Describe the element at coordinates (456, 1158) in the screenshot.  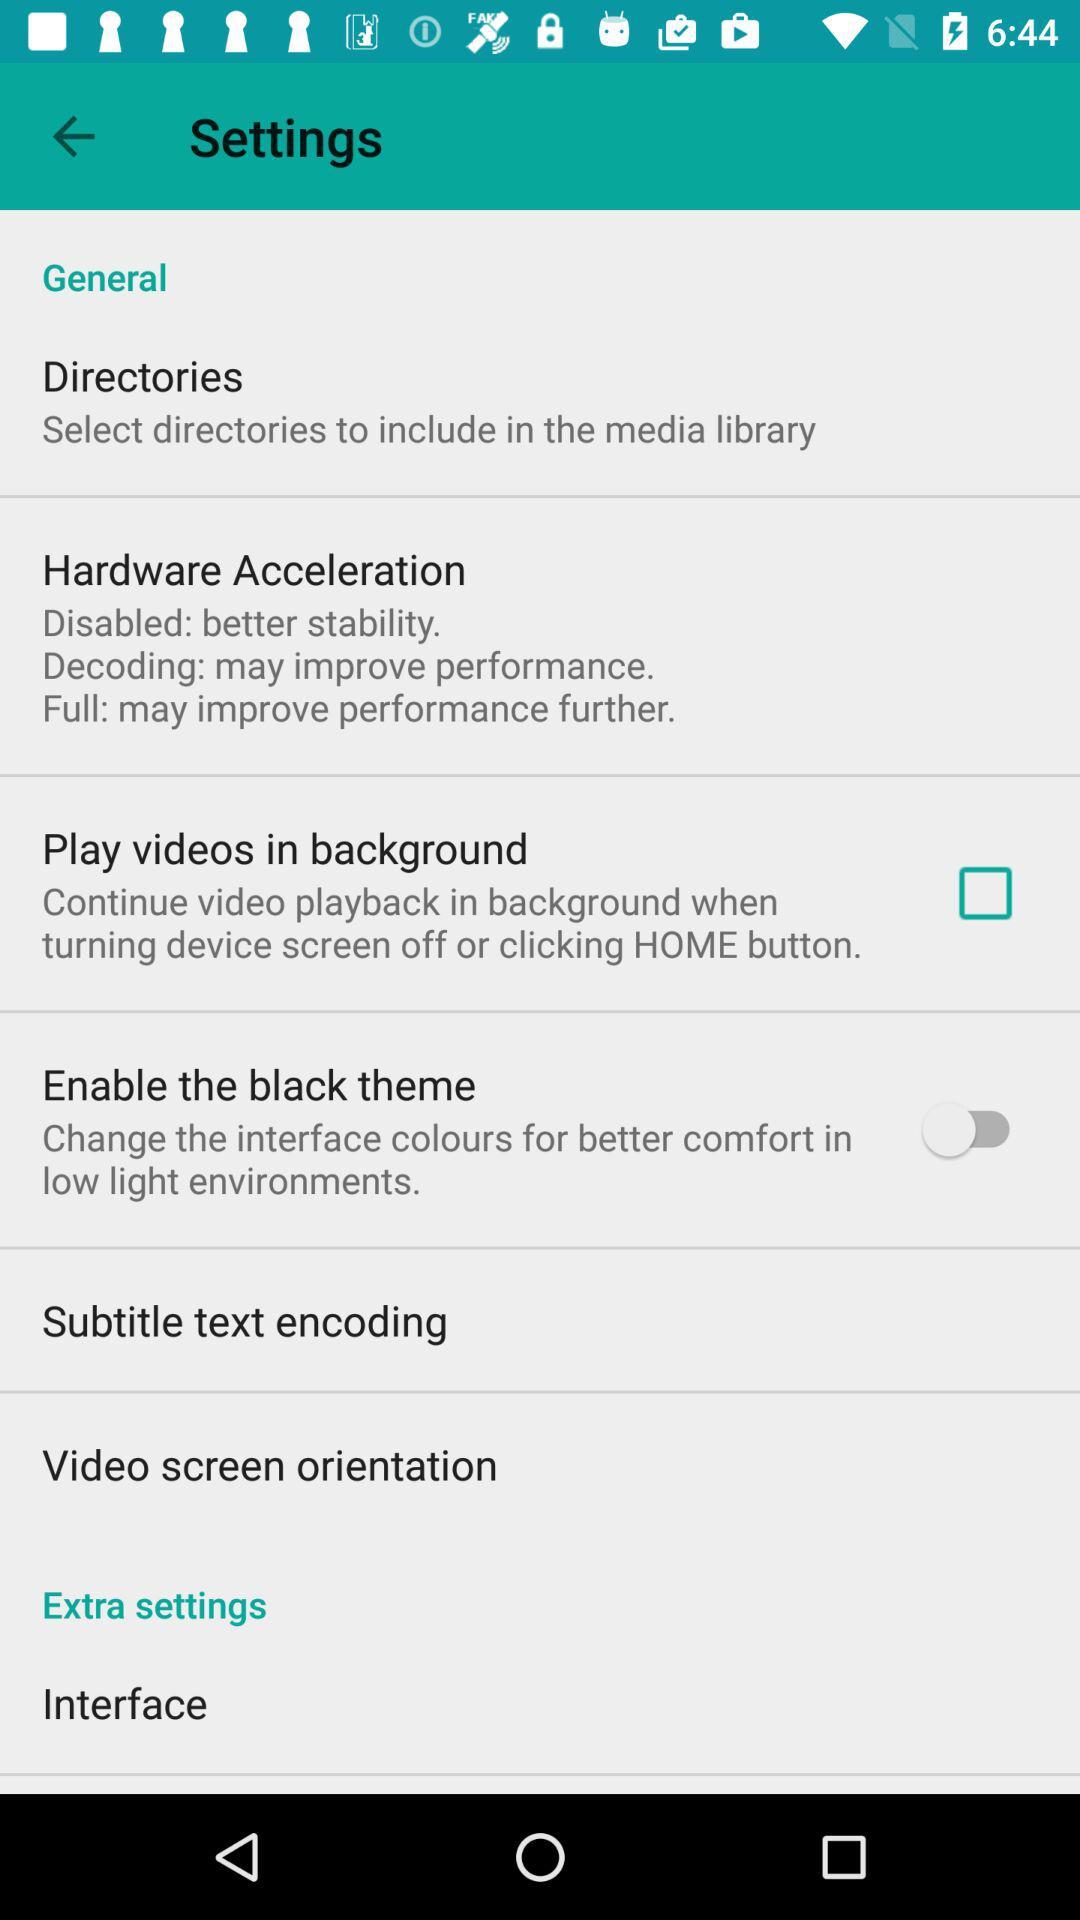
I see `the change the interface icon` at that location.